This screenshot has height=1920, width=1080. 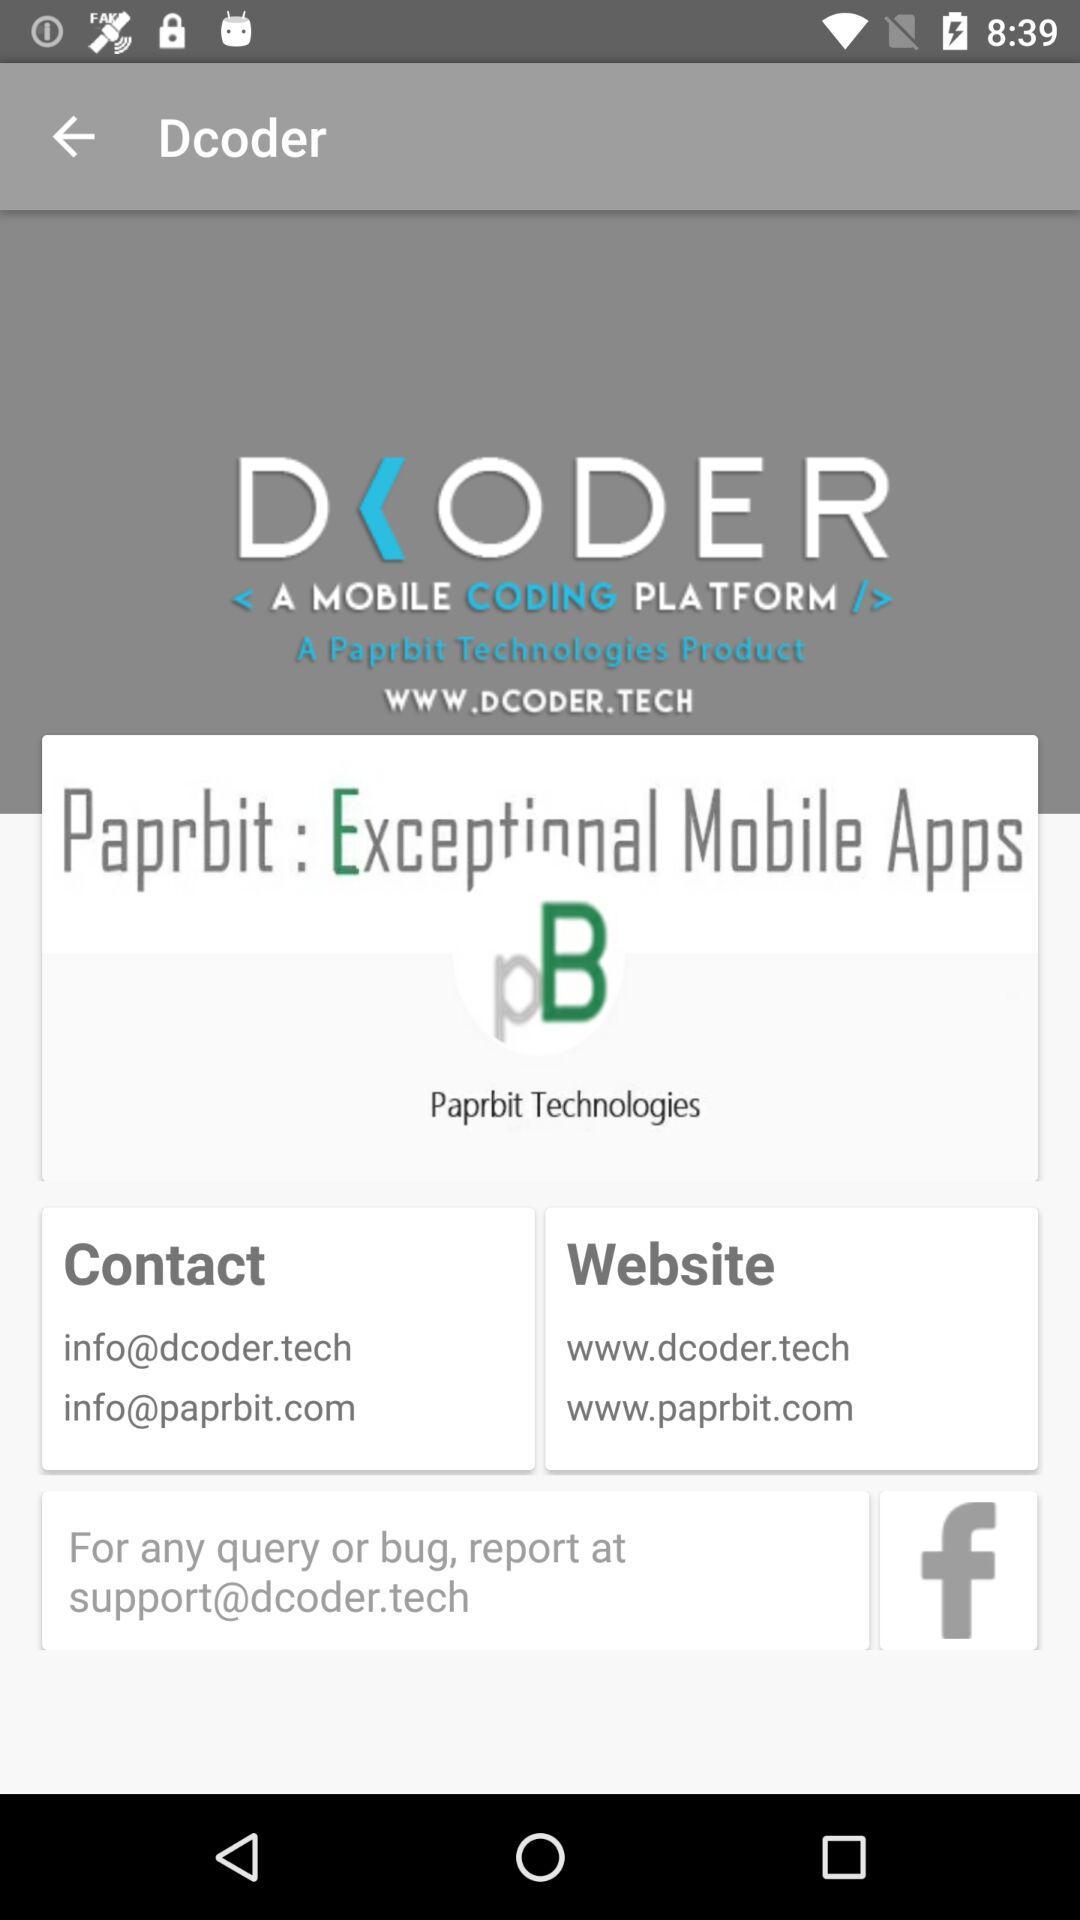 I want to click on item next to the for any query, so click(x=957, y=1569).